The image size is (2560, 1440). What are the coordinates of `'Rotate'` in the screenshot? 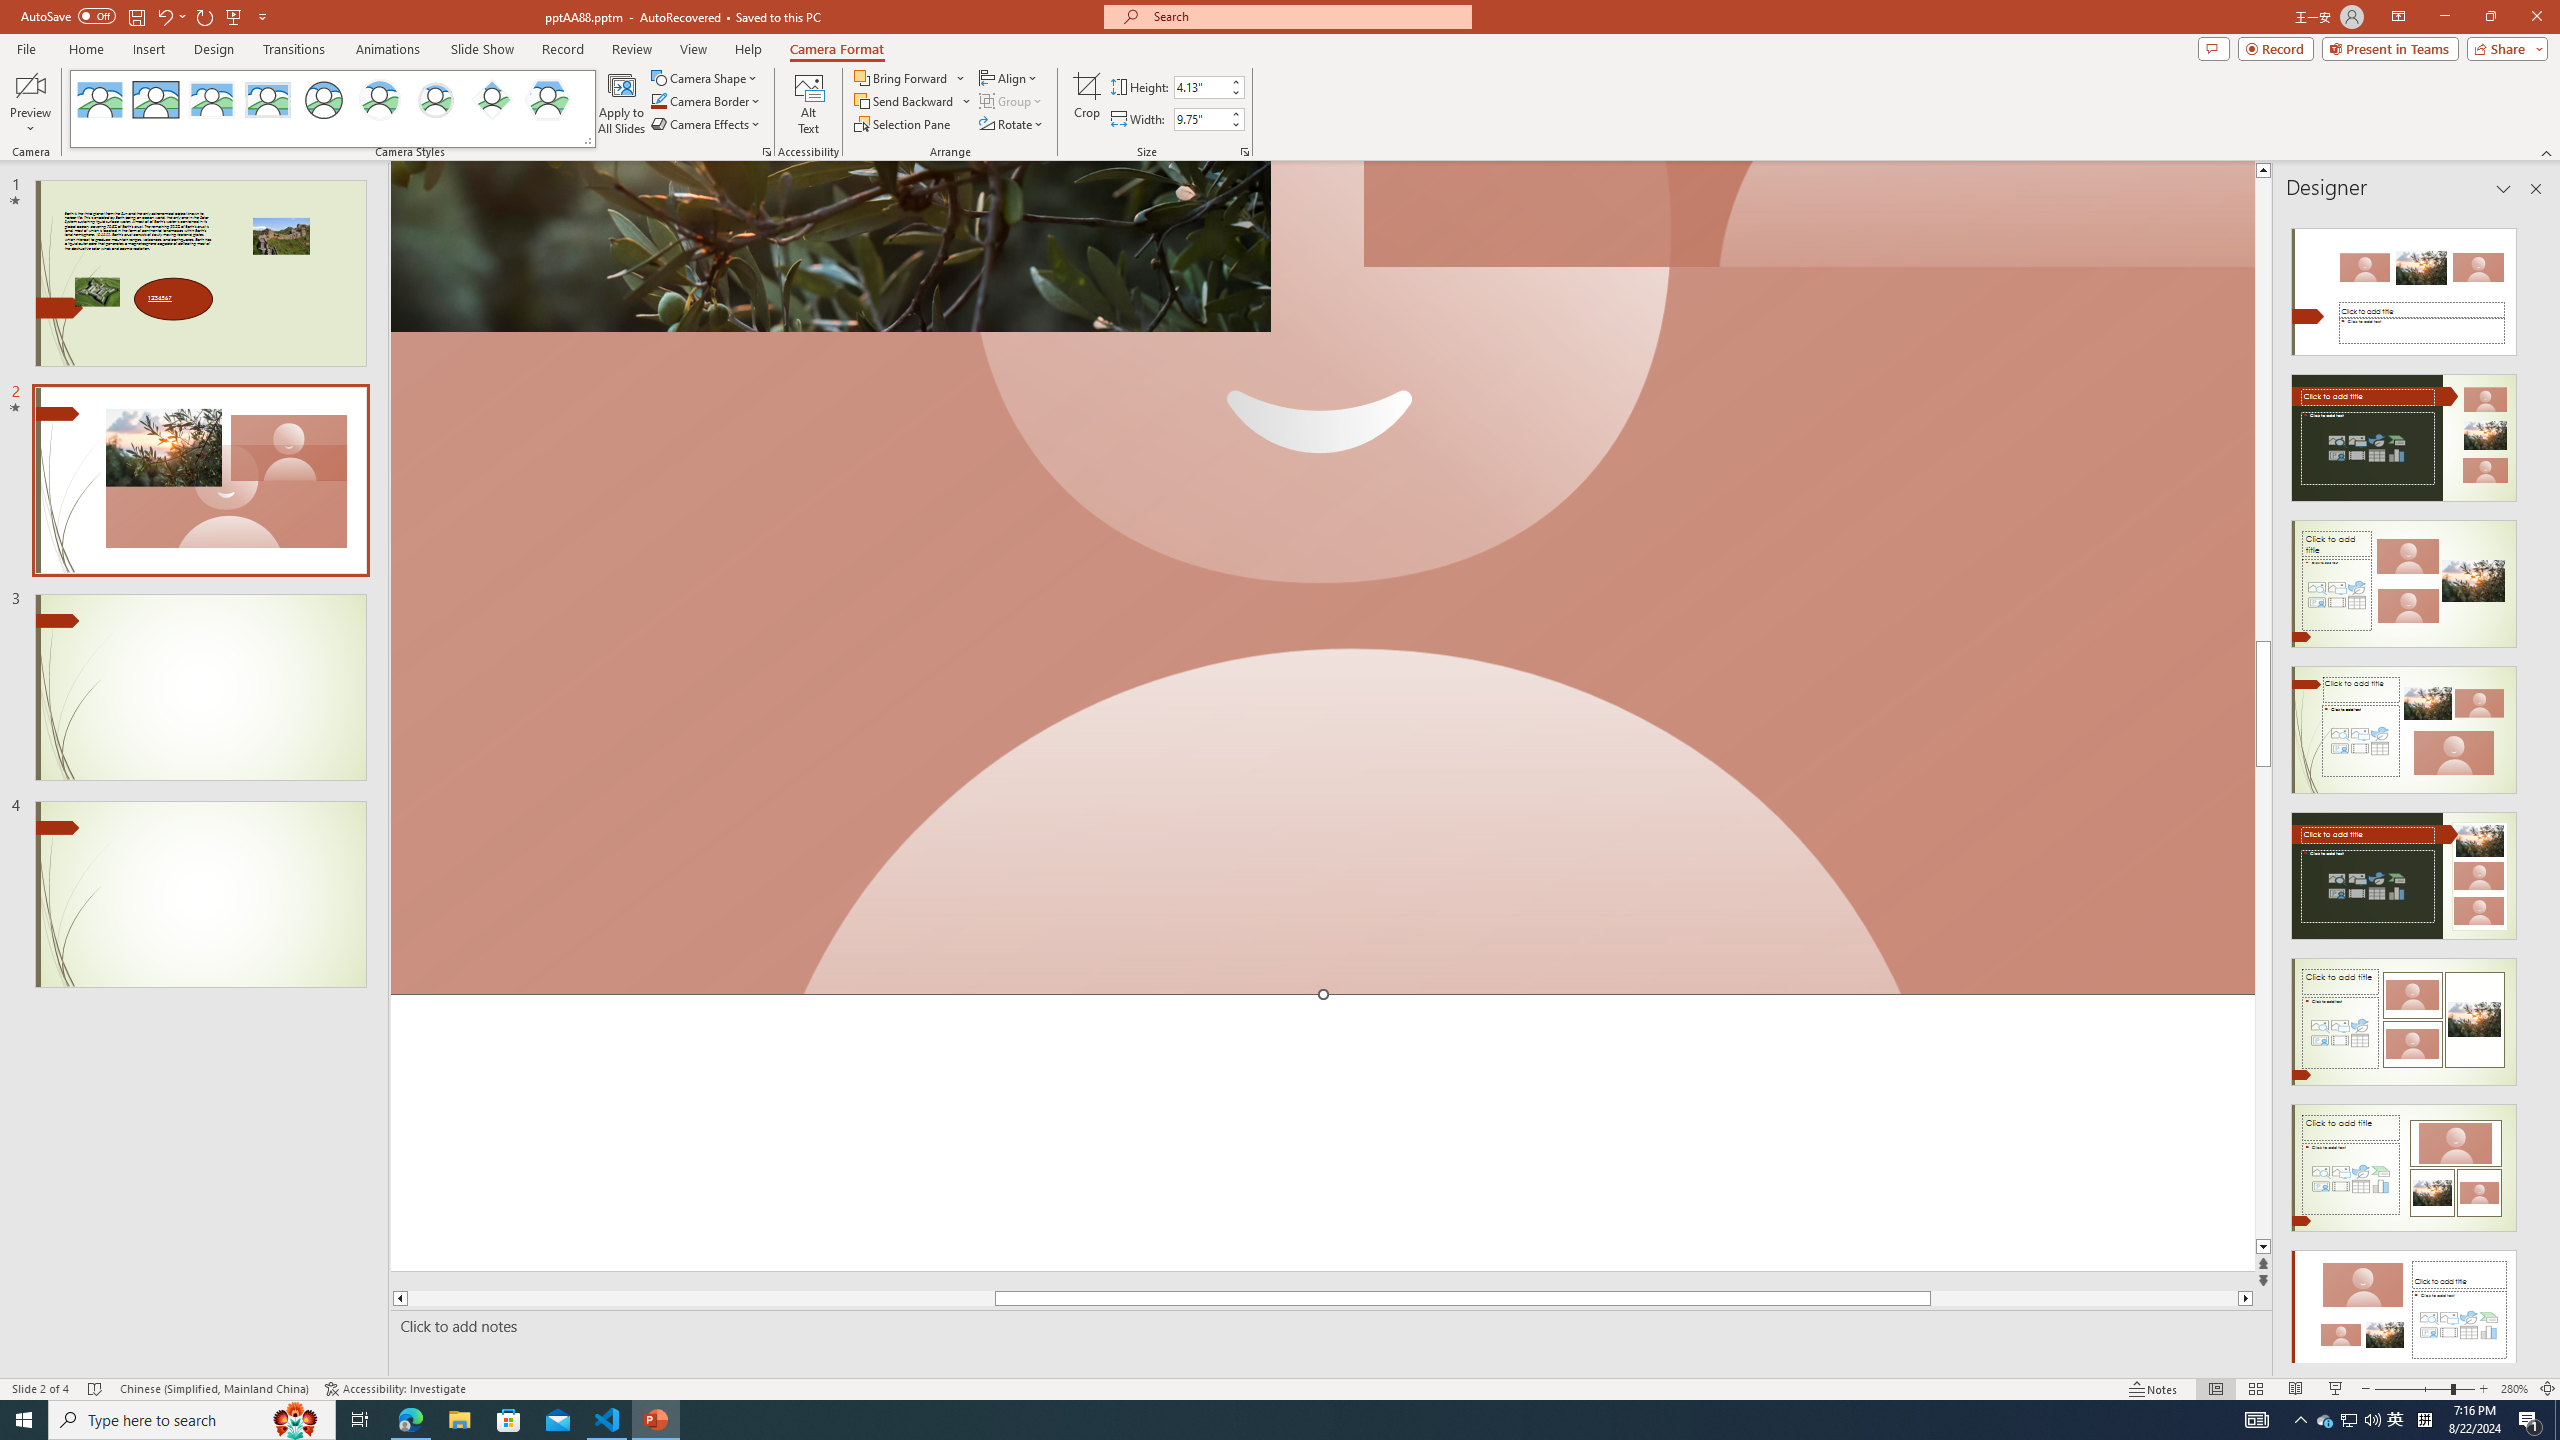 It's located at (1011, 122).